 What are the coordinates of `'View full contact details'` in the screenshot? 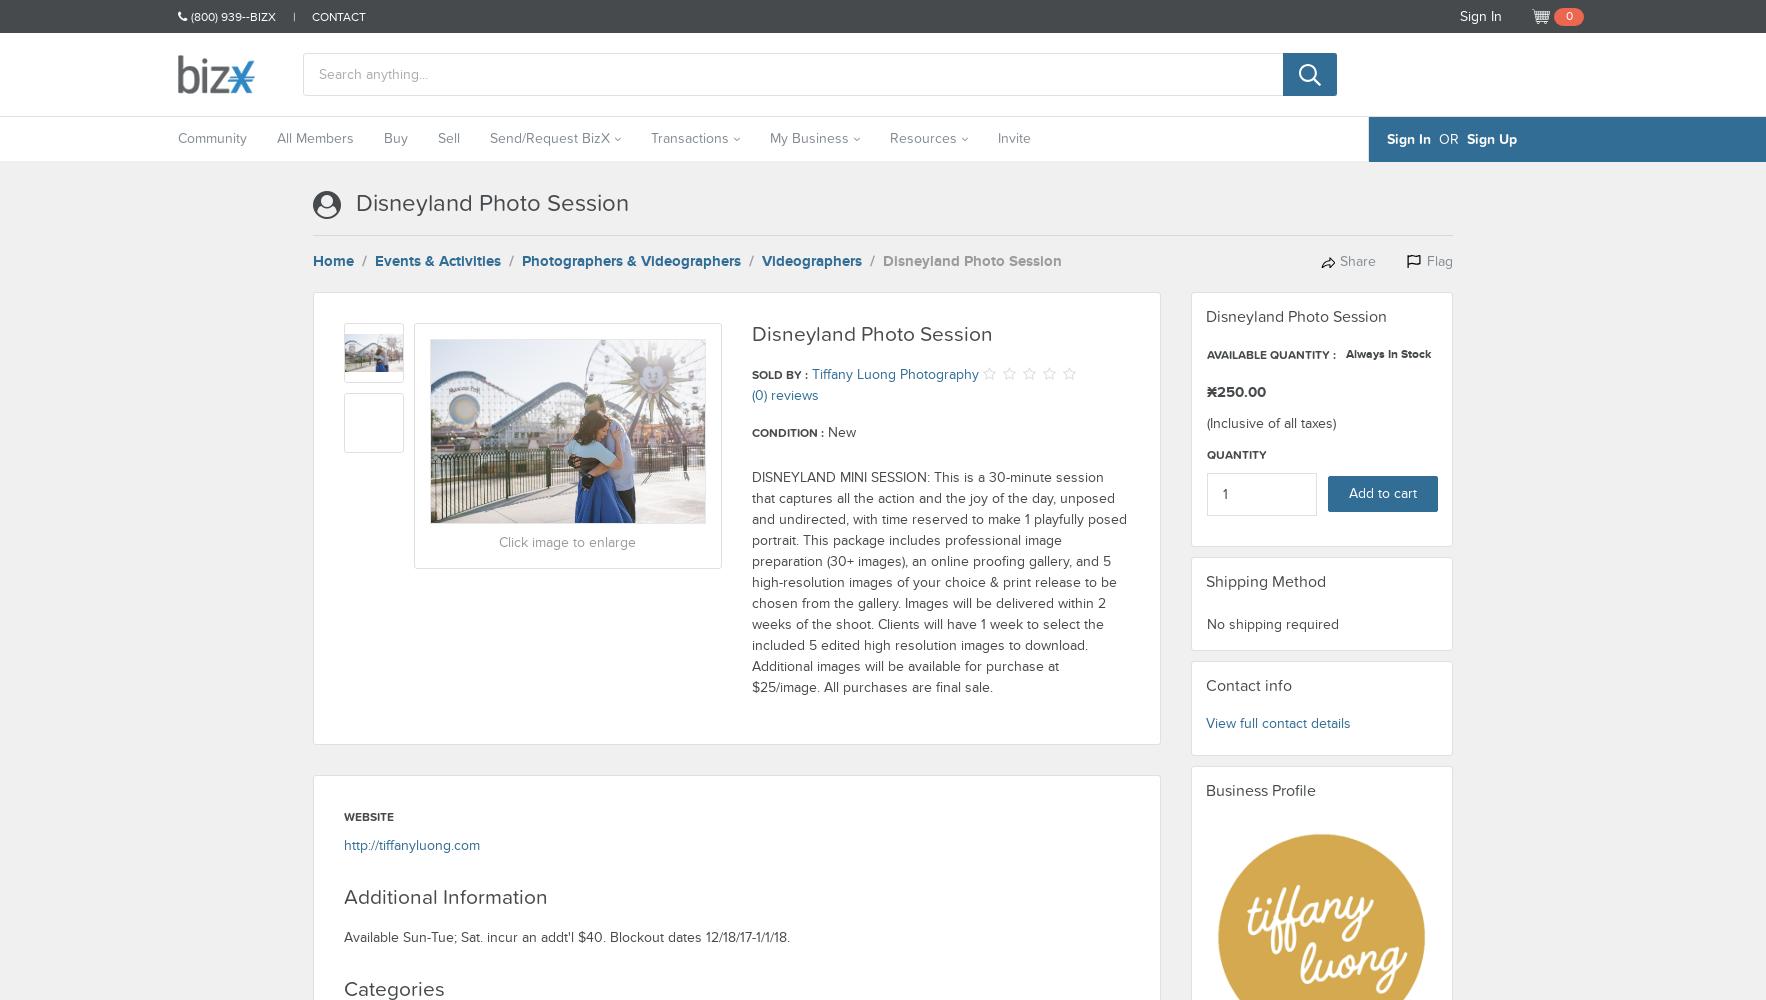 It's located at (1203, 721).